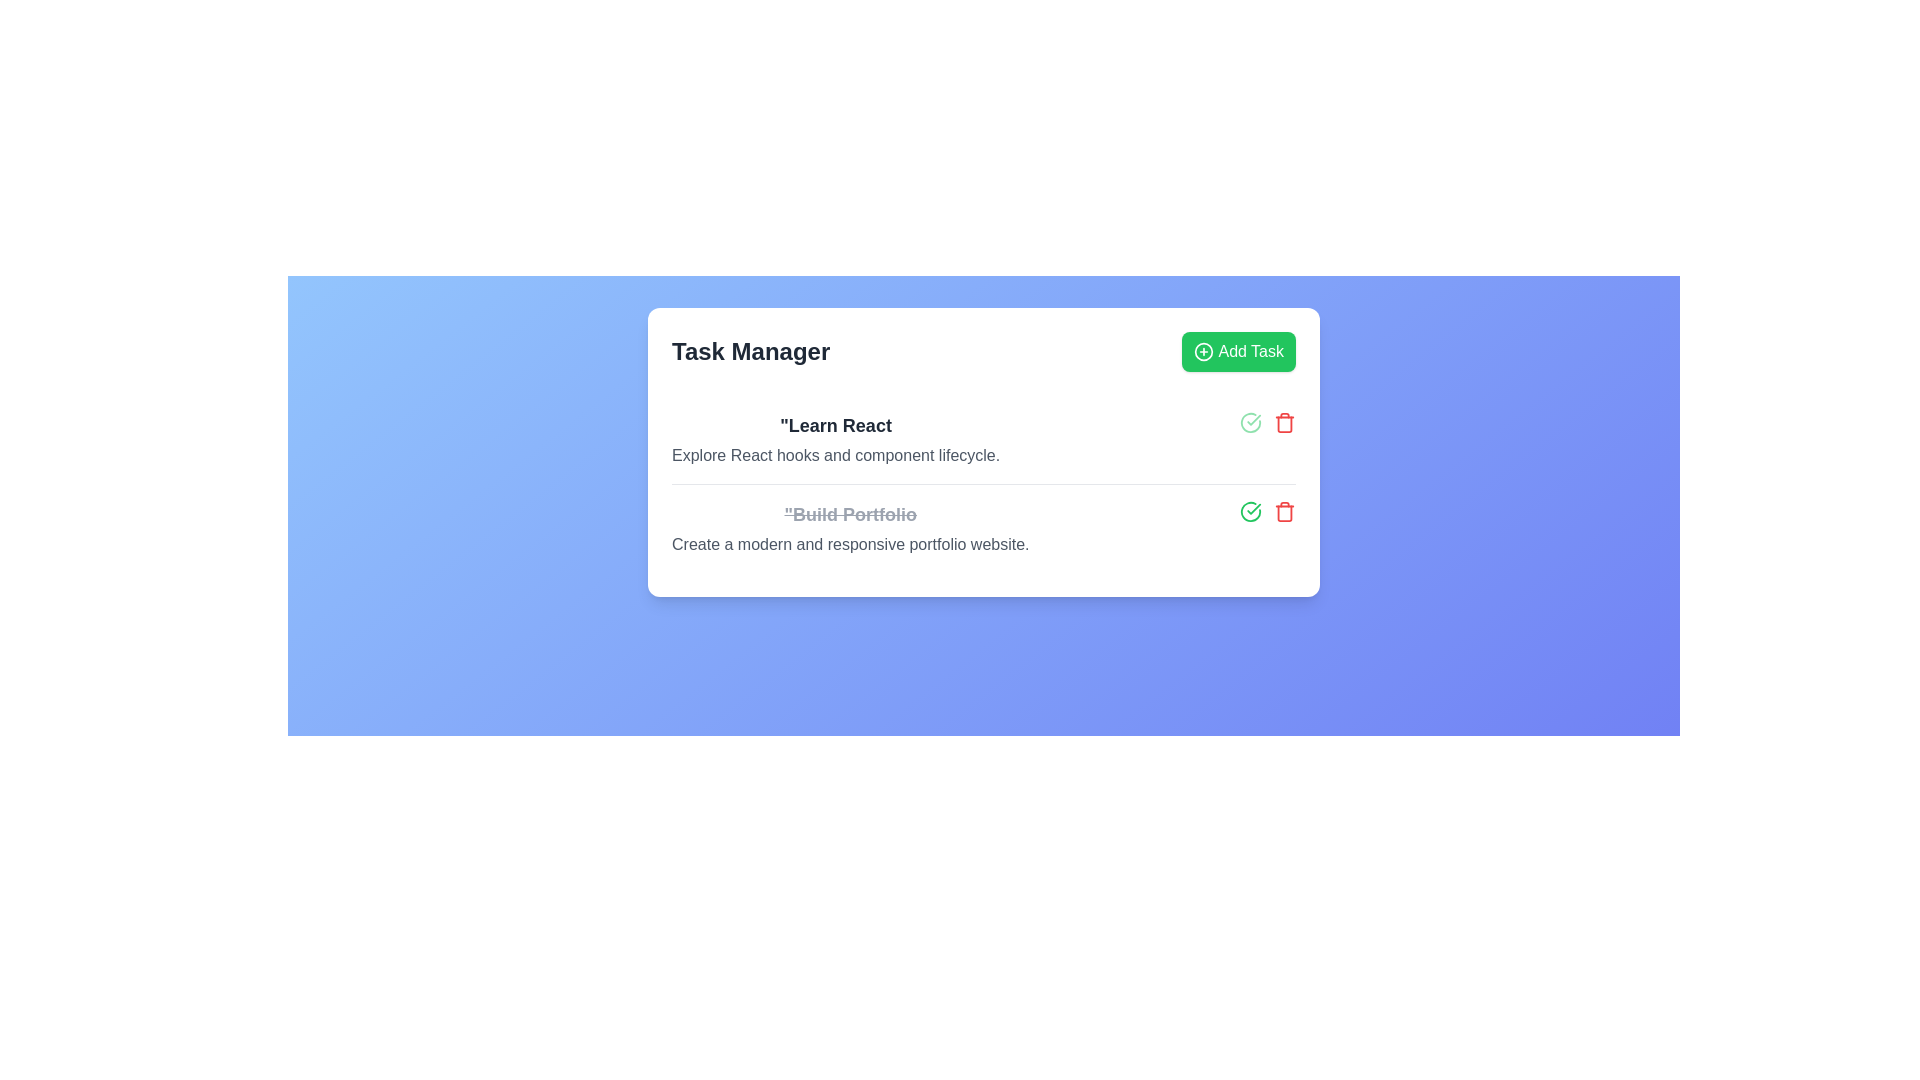 Image resolution: width=1920 pixels, height=1080 pixels. Describe the element at coordinates (836, 455) in the screenshot. I see `the supplementary description text element located below the 'Learn React' heading, which provides additional context about the task` at that location.